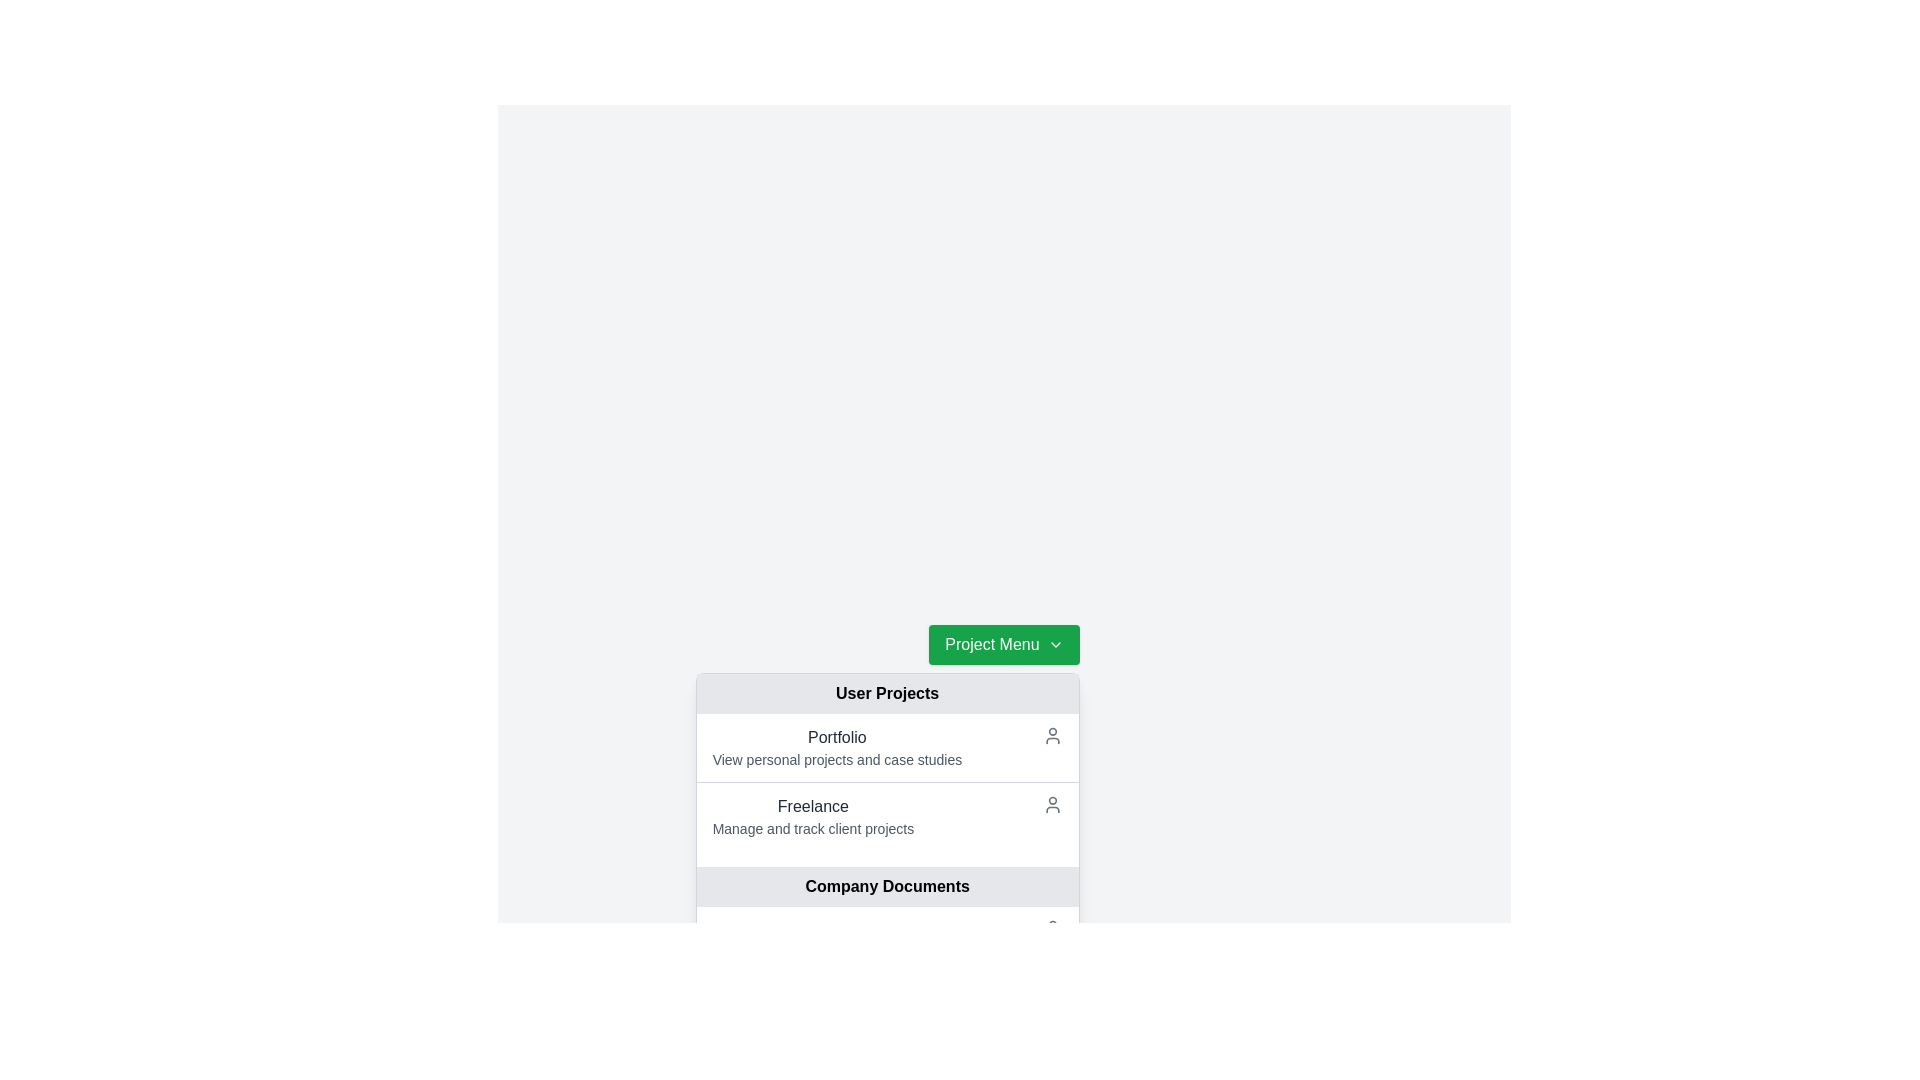 The width and height of the screenshot is (1920, 1080). What do you see at coordinates (813, 817) in the screenshot?
I see `the 'Client Projects' text in the dropdown menu under the 'User Projects' header` at bounding box center [813, 817].